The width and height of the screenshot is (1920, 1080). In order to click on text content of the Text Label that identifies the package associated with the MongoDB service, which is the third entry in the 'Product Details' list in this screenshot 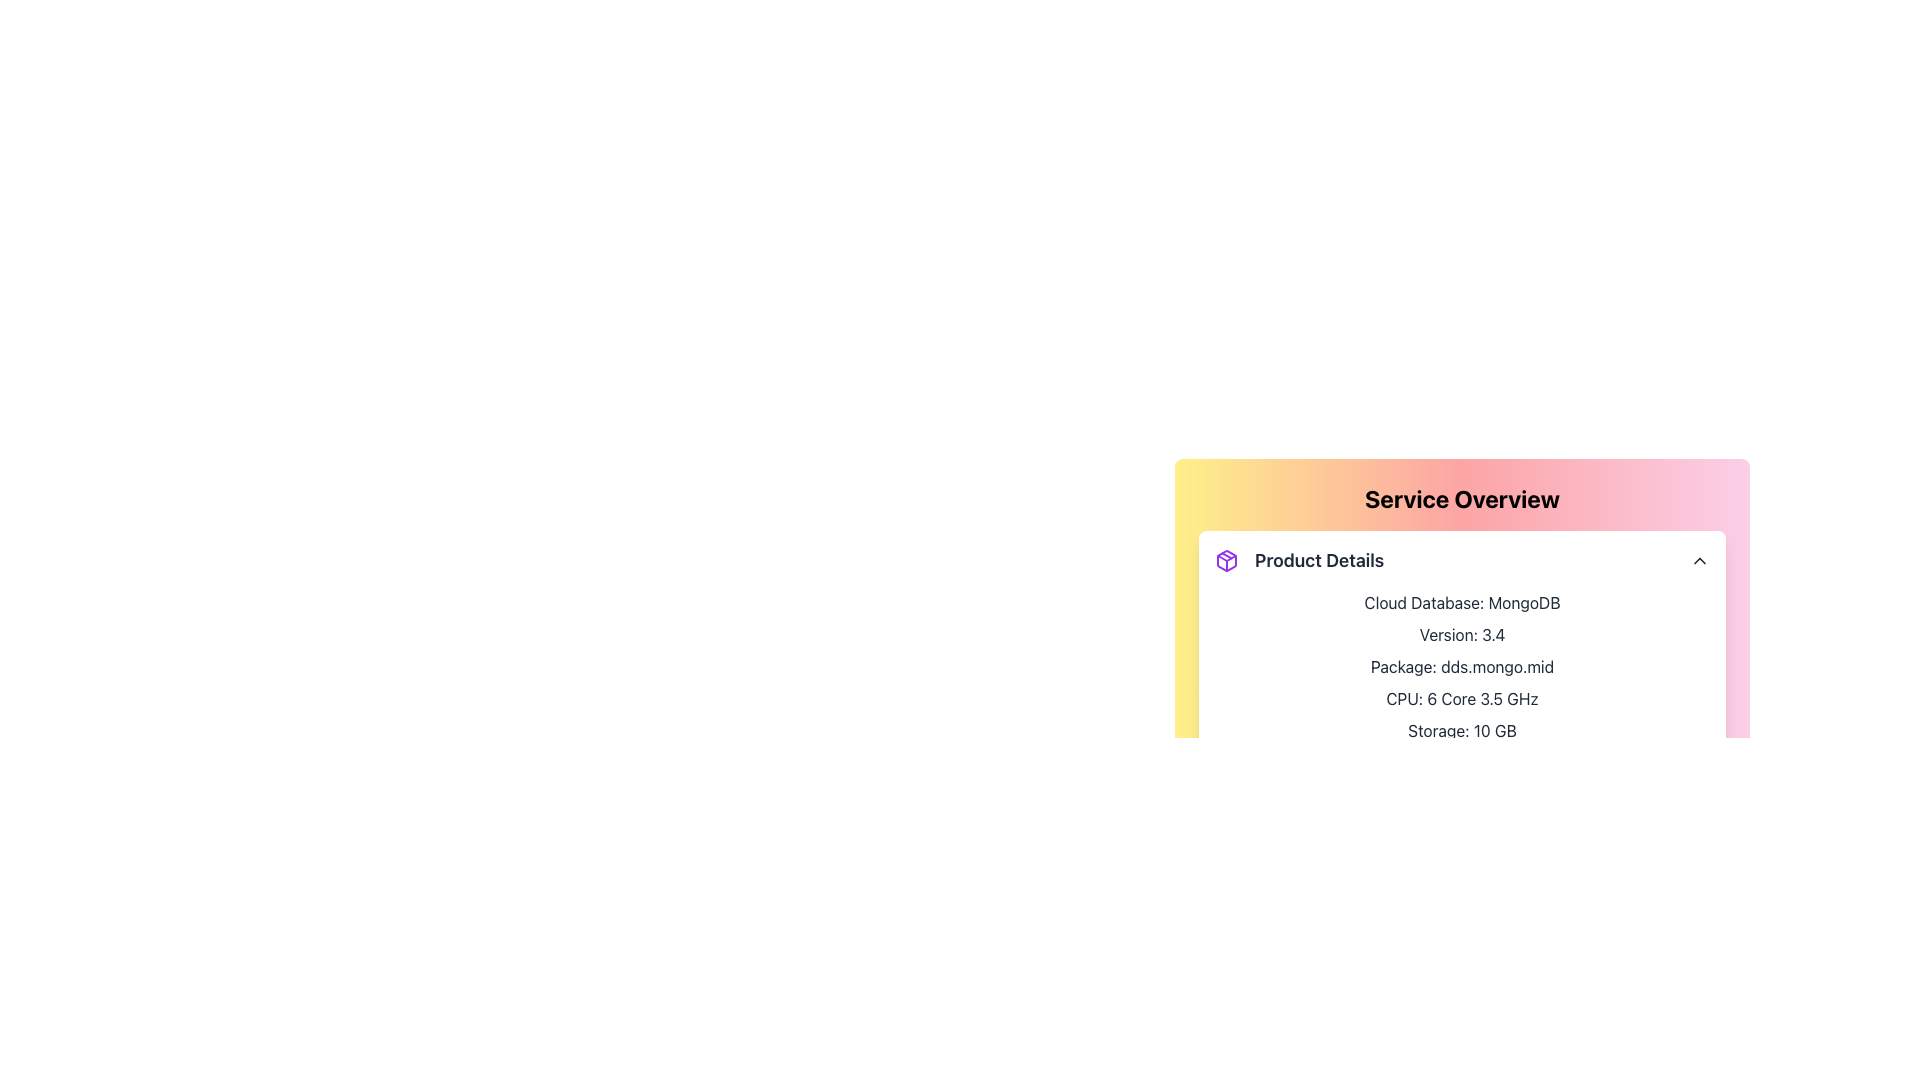, I will do `click(1462, 667)`.